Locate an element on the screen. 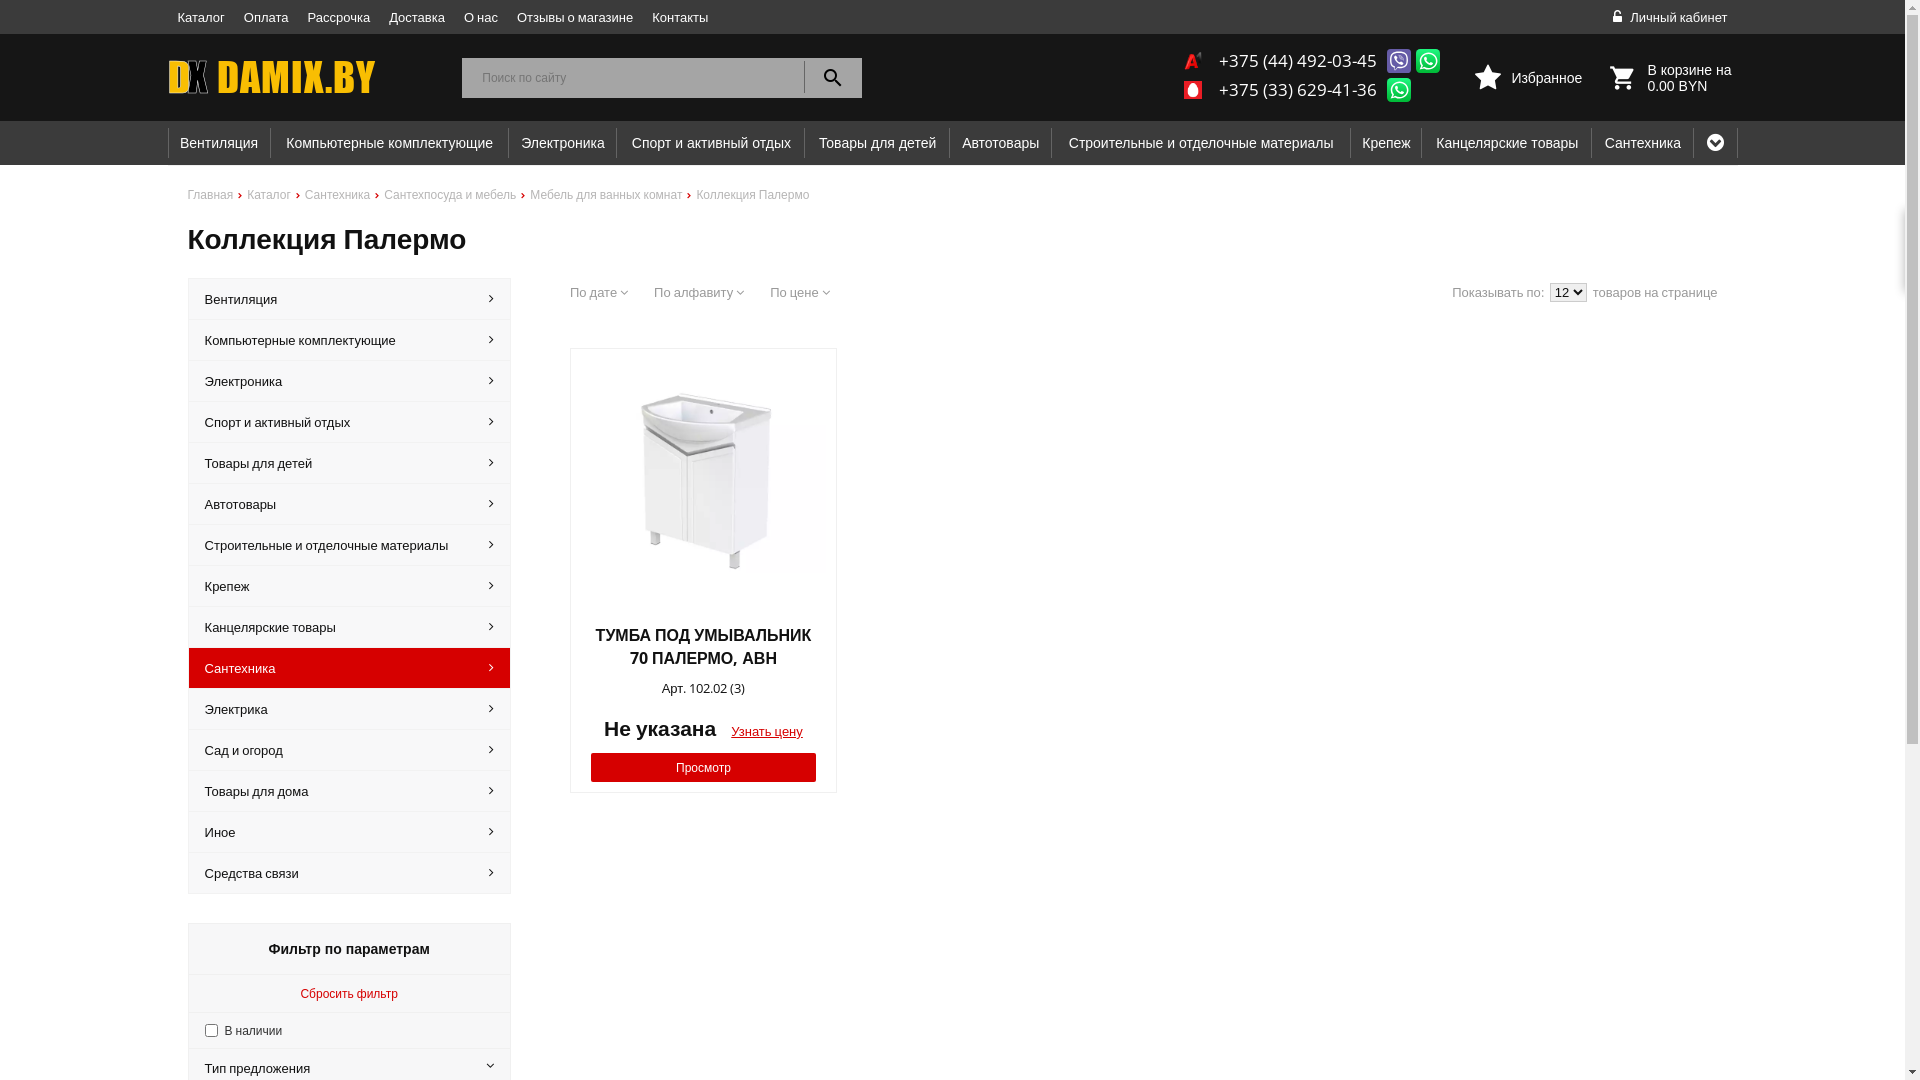 The width and height of the screenshot is (1920, 1080). 'search' is located at coordinates (833, 76).